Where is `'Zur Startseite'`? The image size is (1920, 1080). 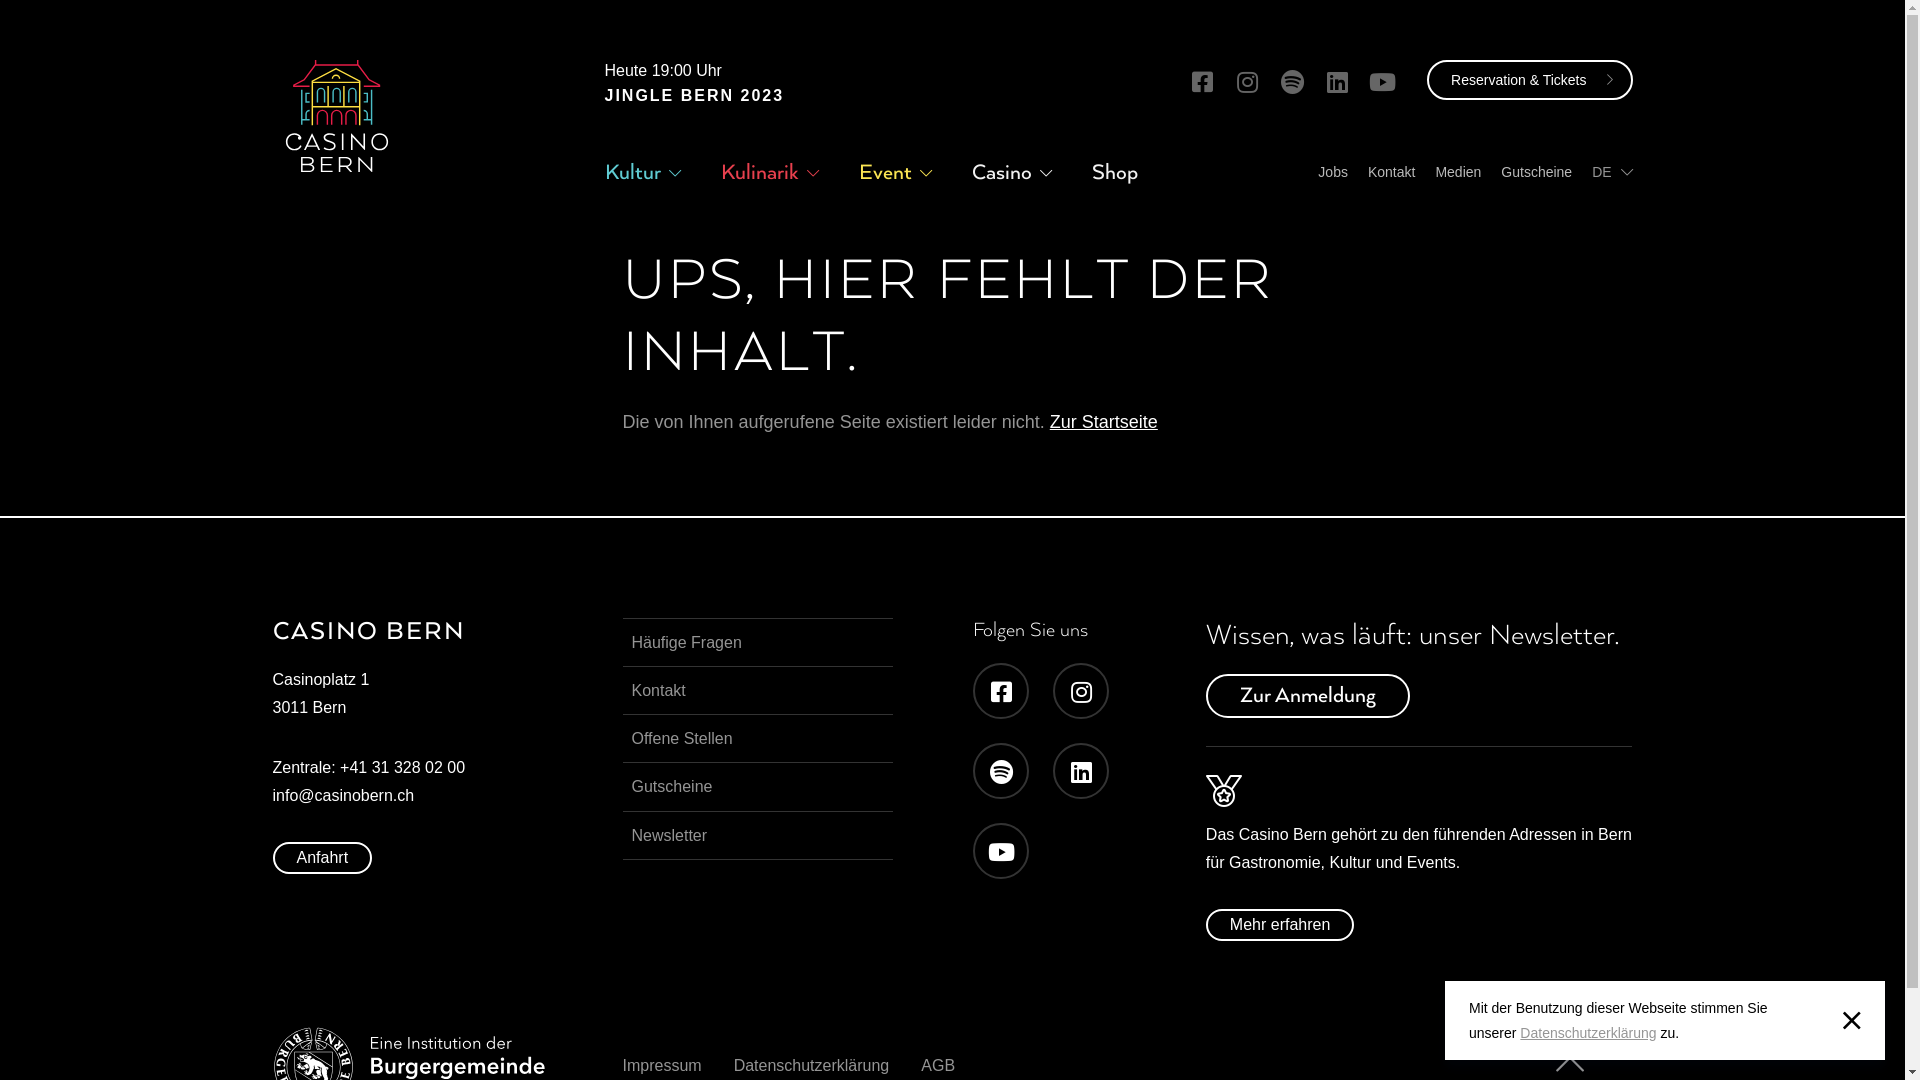
'Zur Startseite' is located at coordinates (1103, 420).